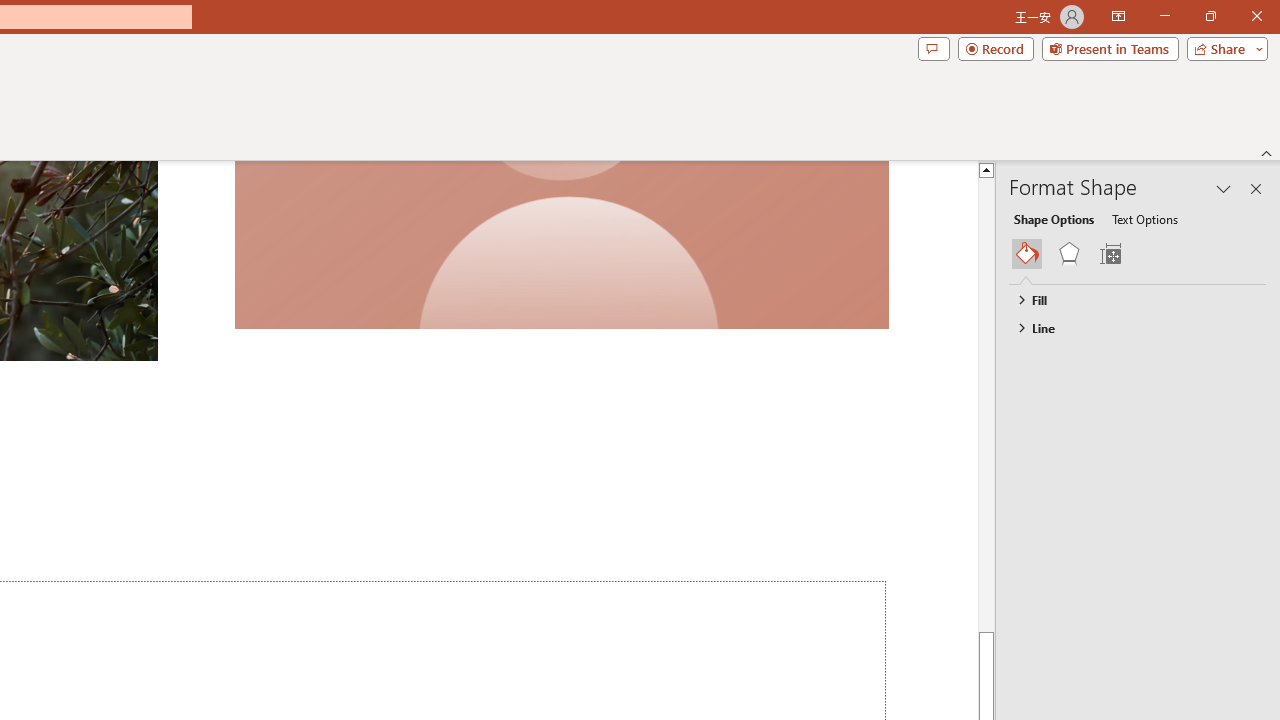  Describe the element at coordinates (1144, 218) in the screenshot. I see `'Text Options'` at that location.